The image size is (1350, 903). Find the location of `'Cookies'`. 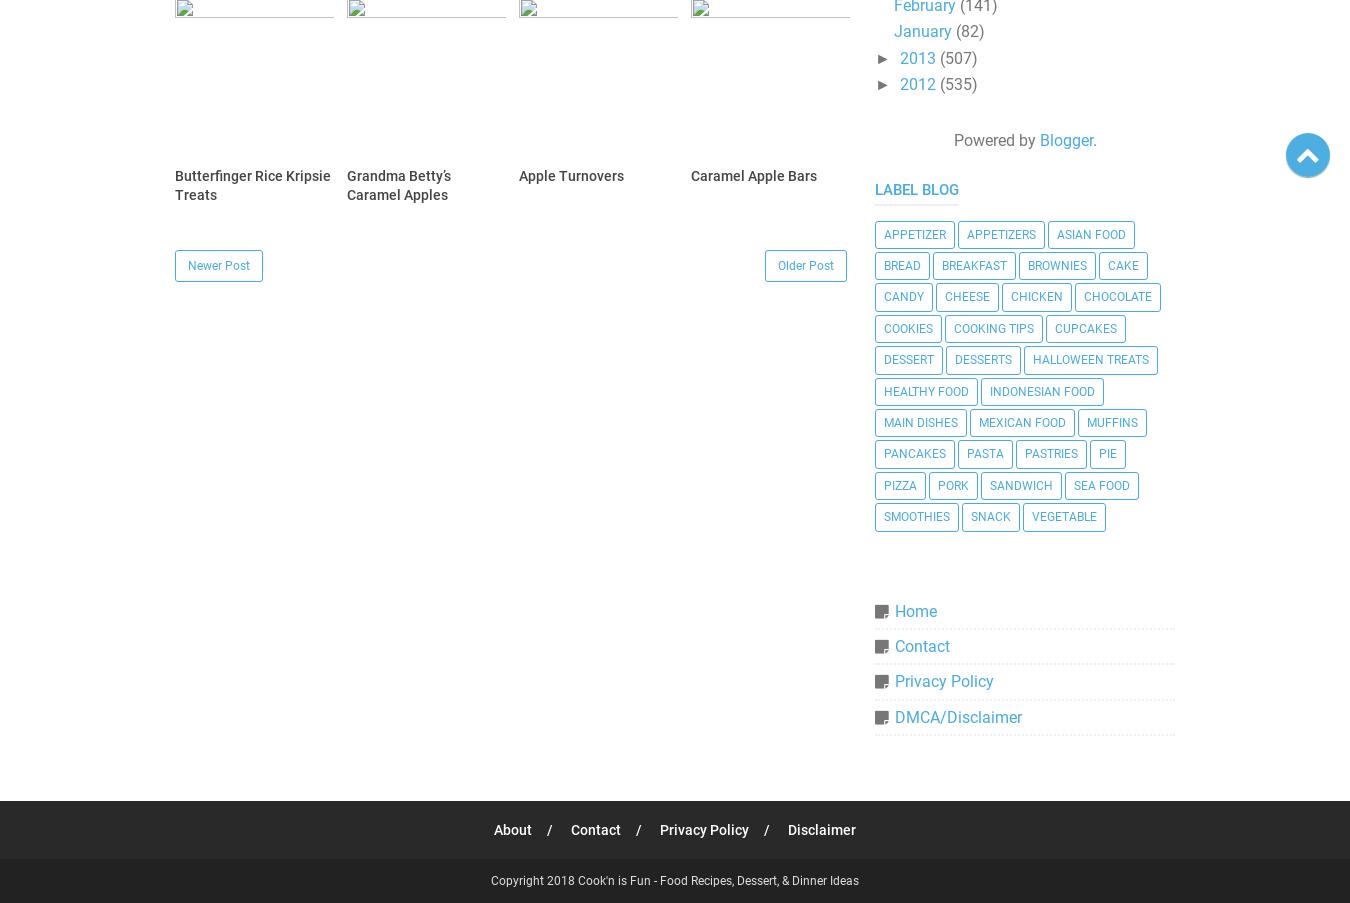

'Cookies' is located at coordinates (907, 327).